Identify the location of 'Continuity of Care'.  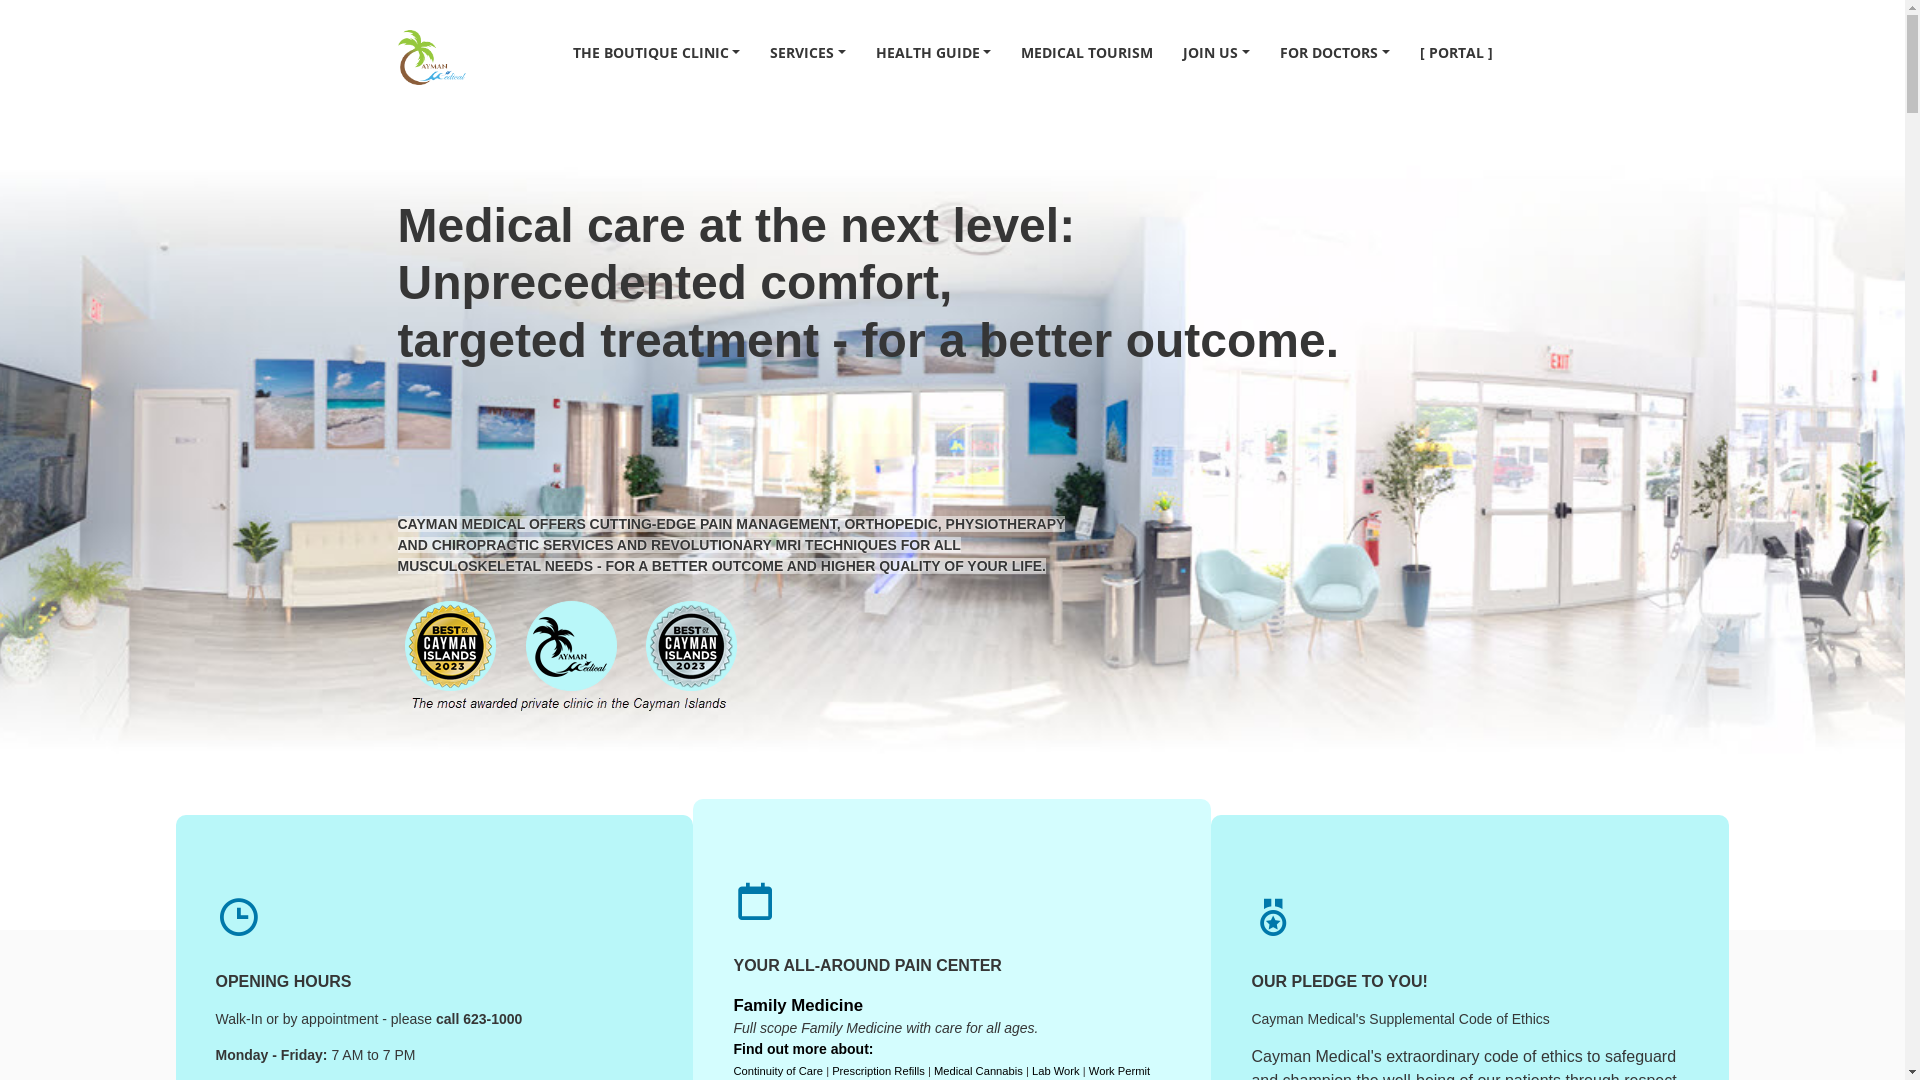
(776, 1070).